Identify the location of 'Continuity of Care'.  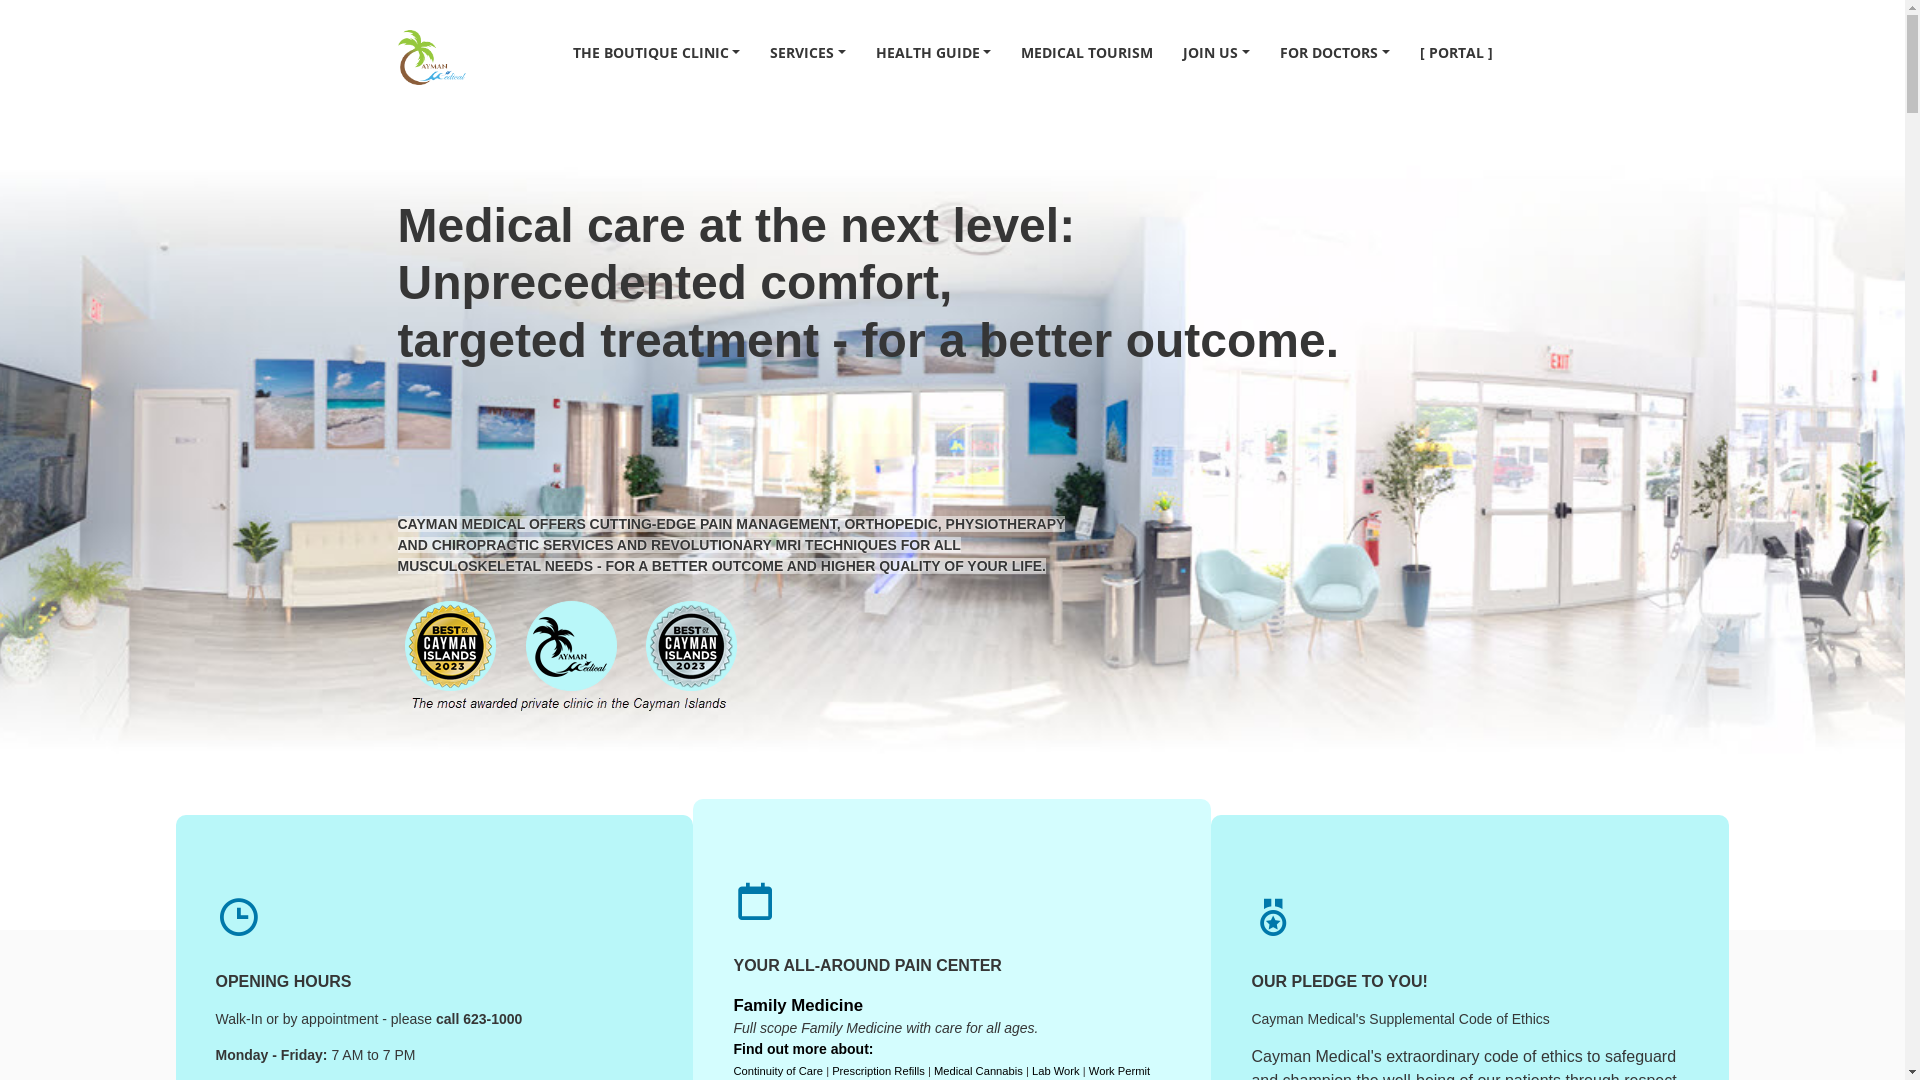
(776, 1070).